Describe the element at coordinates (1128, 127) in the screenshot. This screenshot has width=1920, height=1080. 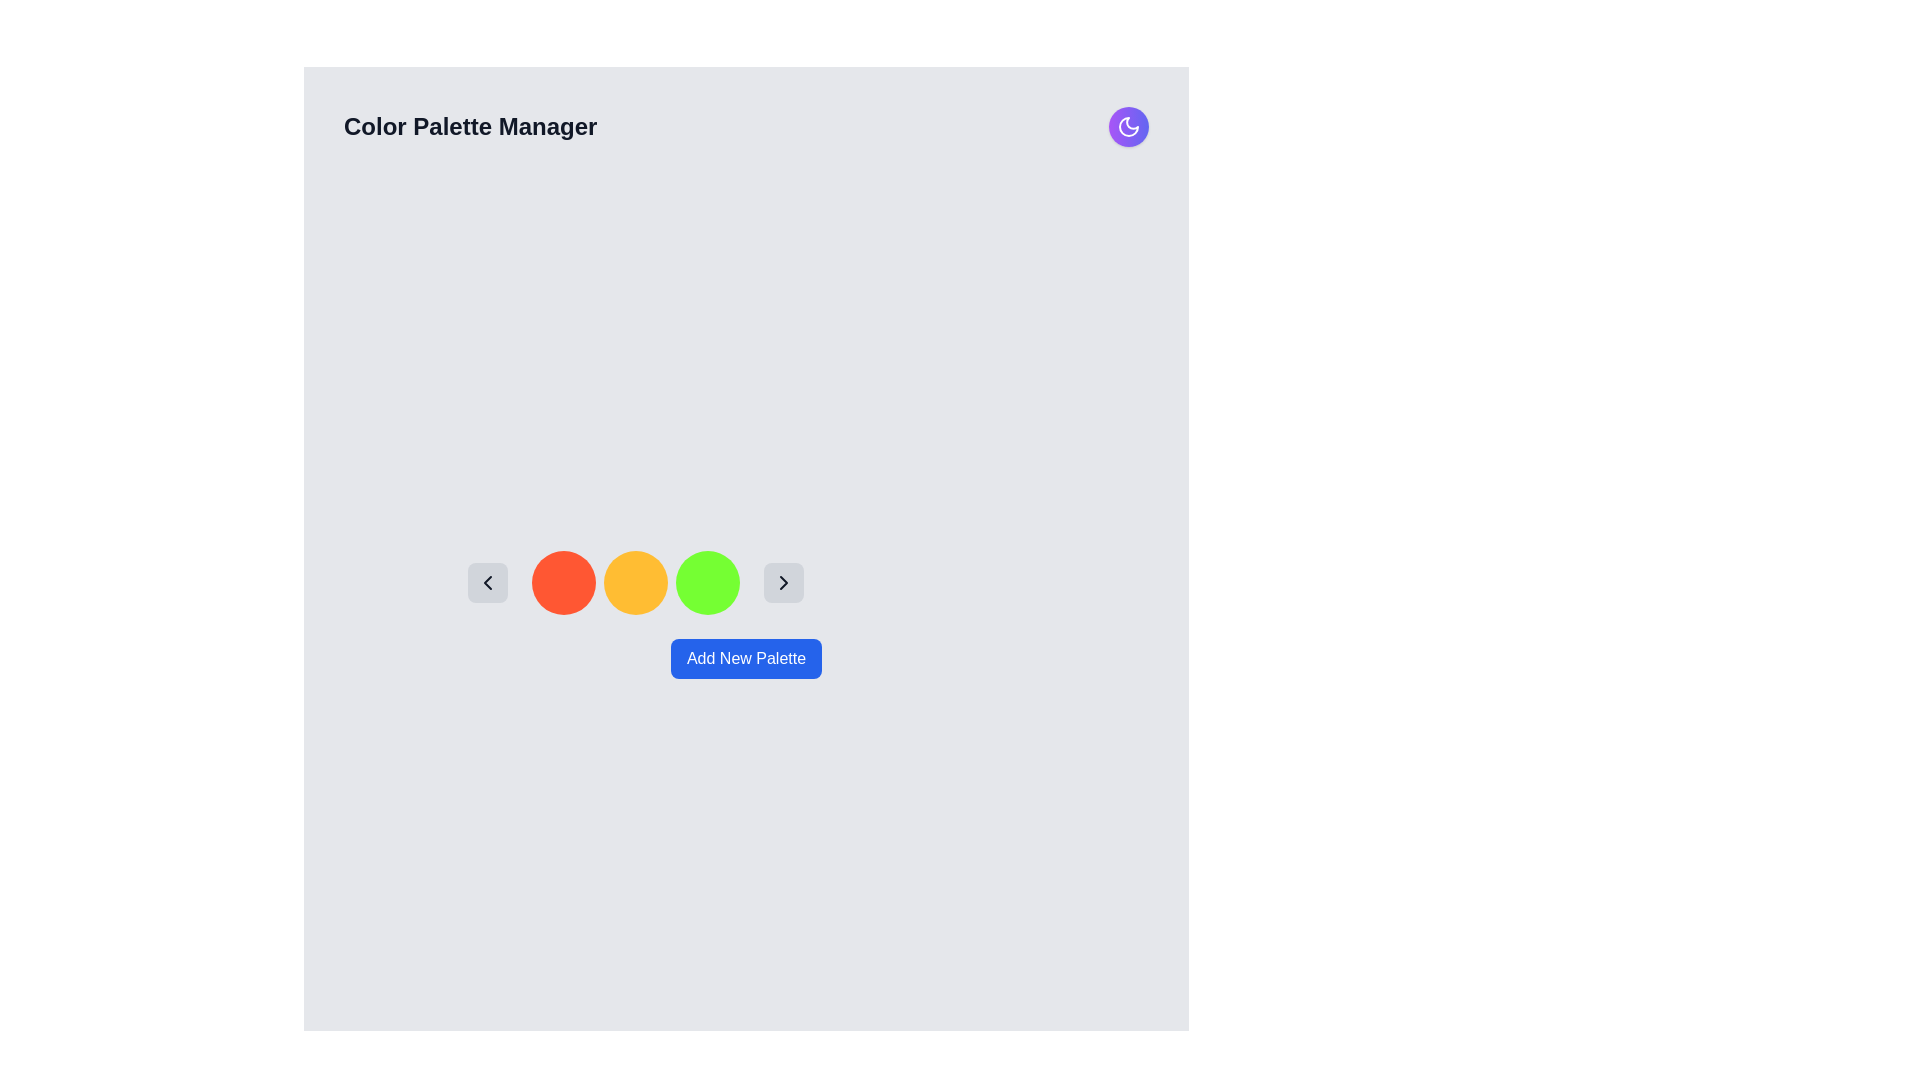
I see `the crescent moon icon located in the top-right corner of the interface, inside a purple circular area` at that location.